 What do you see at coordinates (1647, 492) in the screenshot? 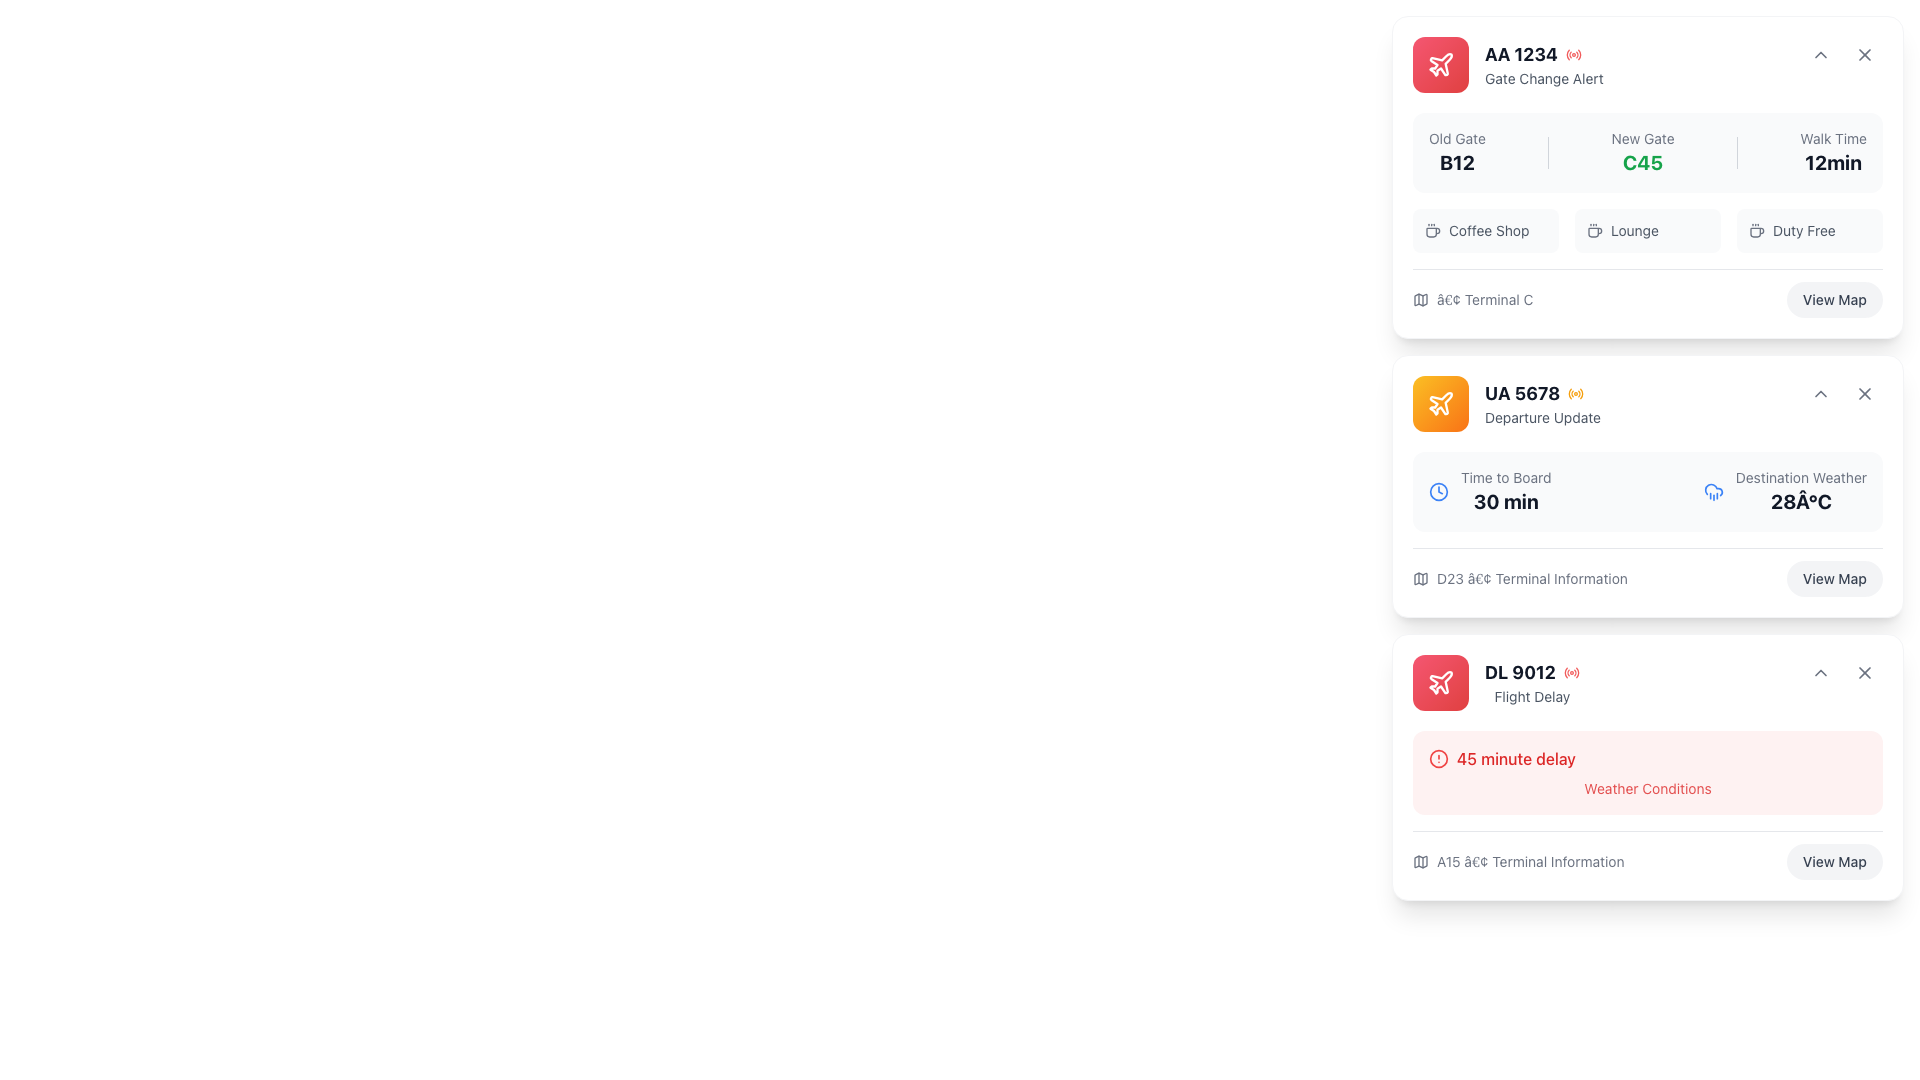
I see `the information display panel that shows boarding time and destination weather for the flight labeled 'UA 5678 Departure Update'` at bounding box center [1647, 492].